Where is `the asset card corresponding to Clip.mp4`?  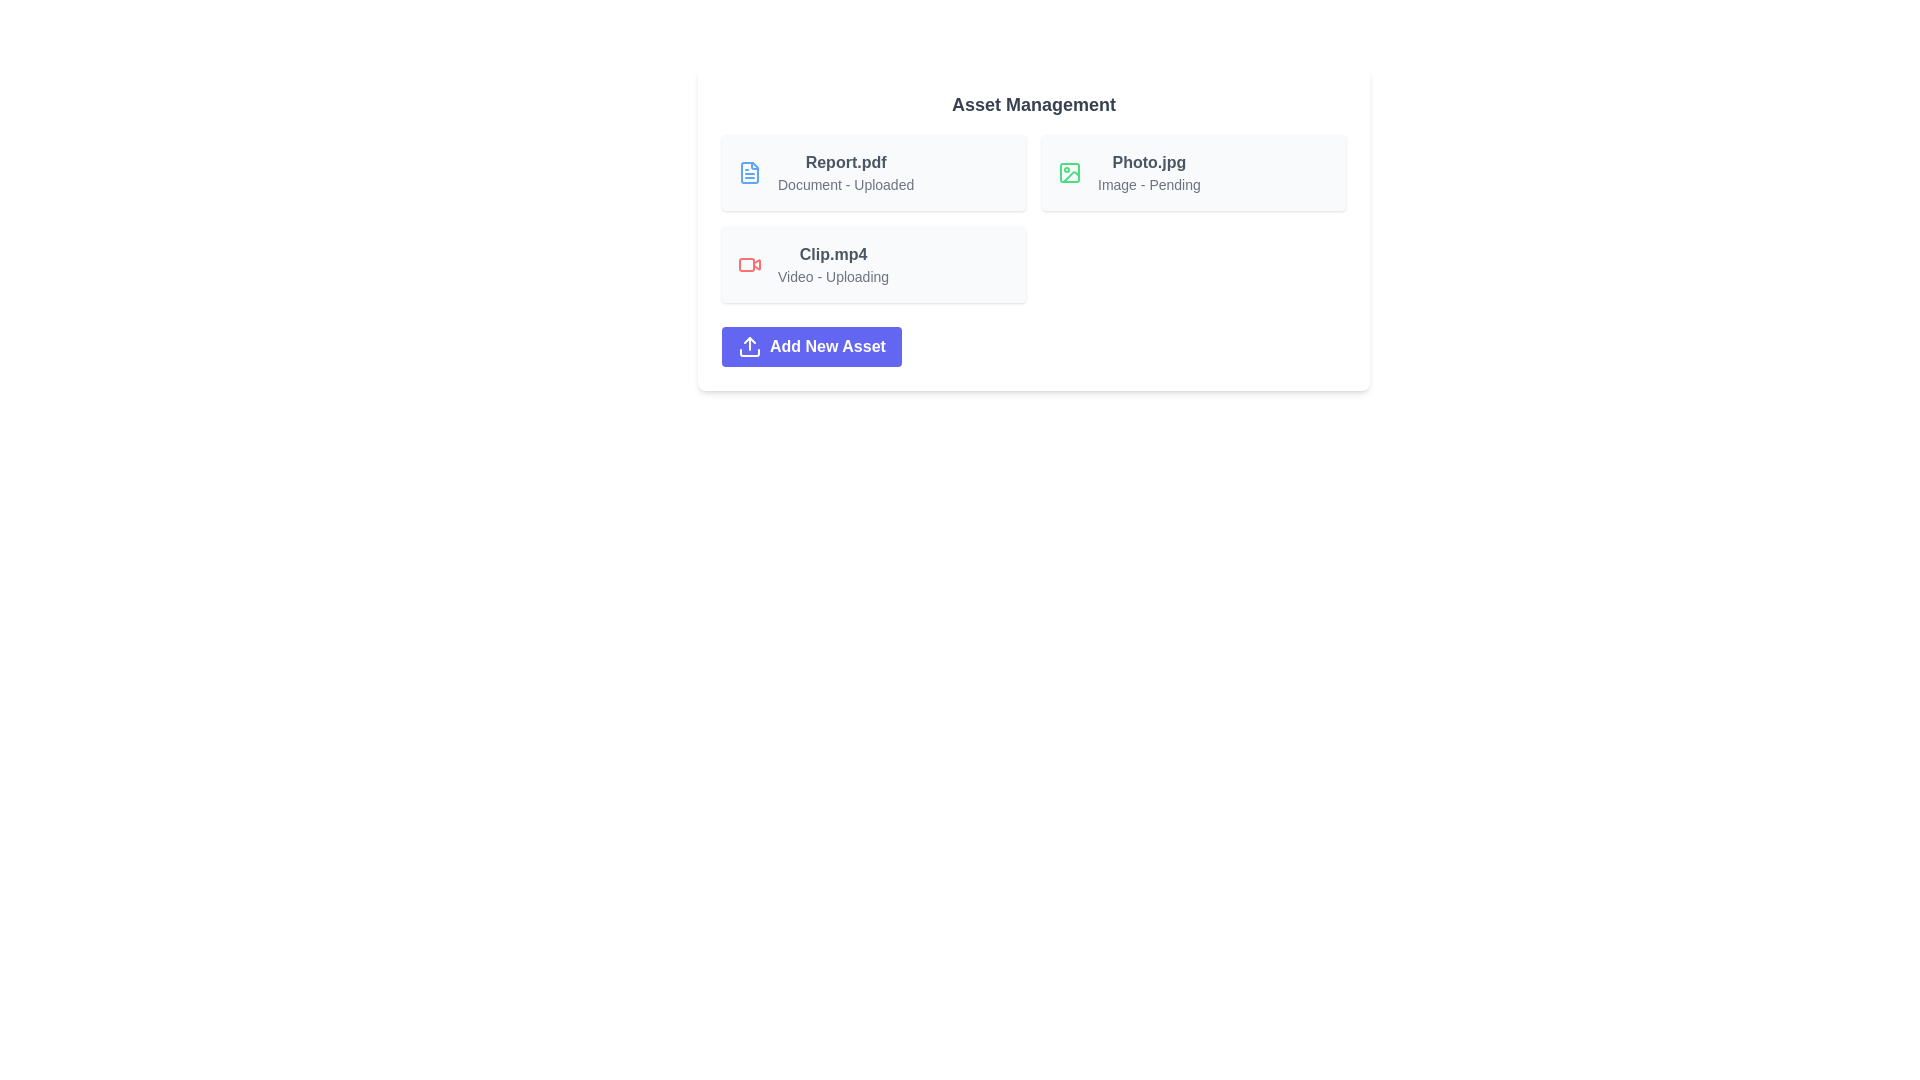 the asset card corresponding to Clip.mp4 is located at coordinates (873, 264).